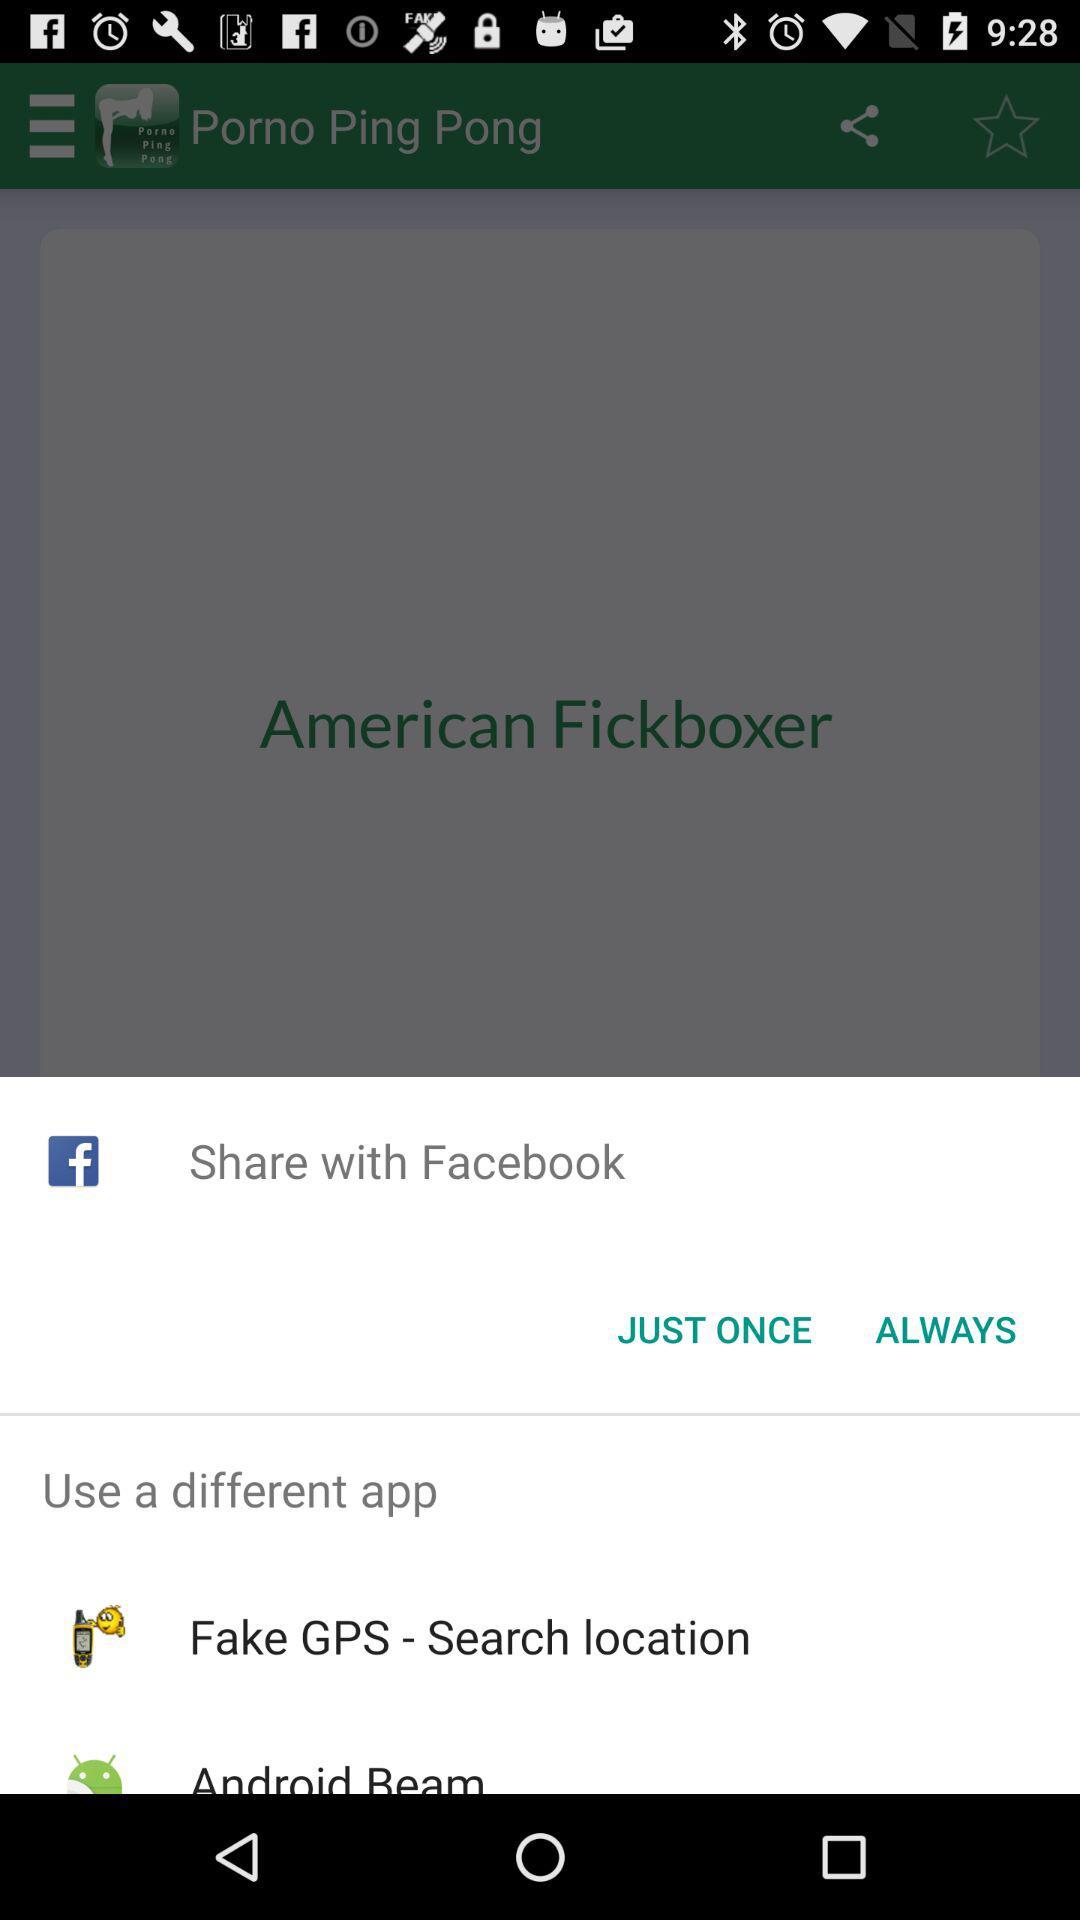 This screenshot has width=1080, height=1920. I want to click on item to the right of the just once icon, so click(945, 1329).